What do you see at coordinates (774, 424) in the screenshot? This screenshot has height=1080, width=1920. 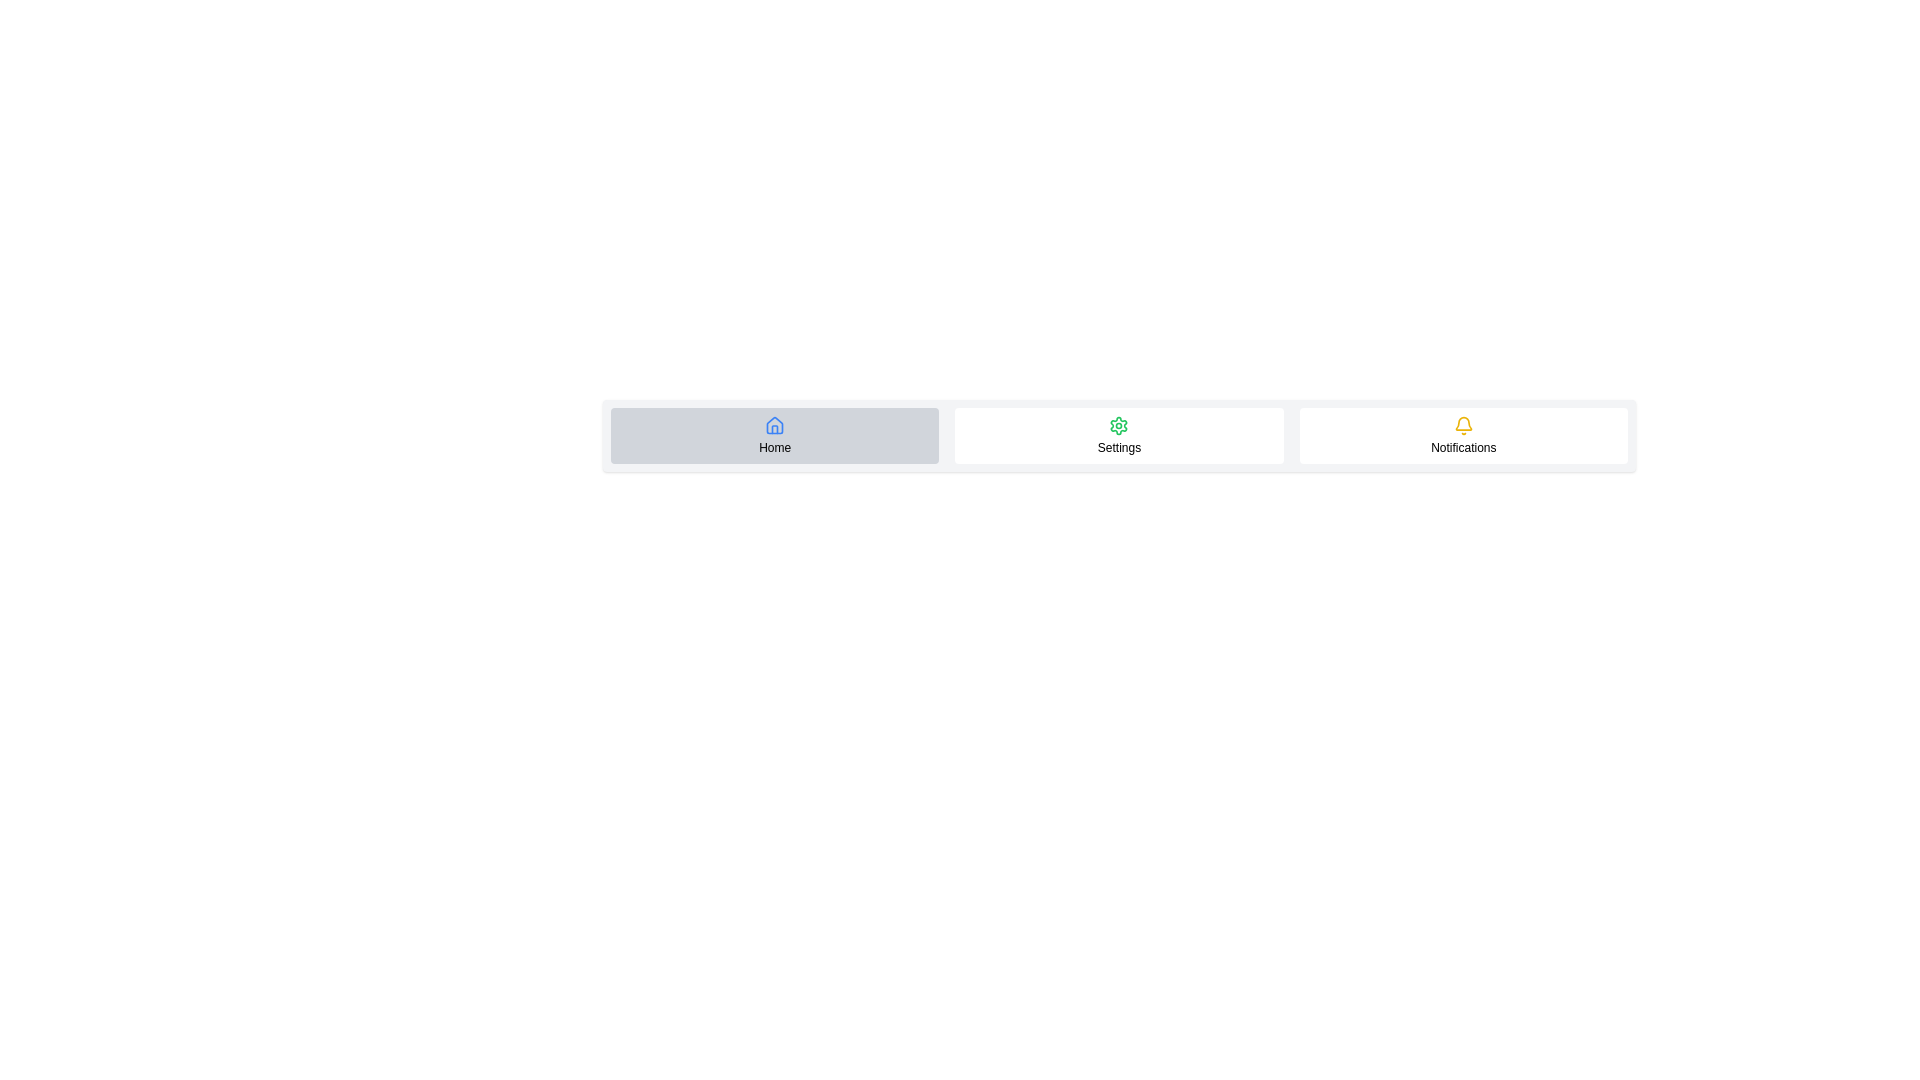 I see `the home icon, which is part of the gray 'Home' button on the navigation bar, located to the left of the 'Settings' and 'Notifications' buttons` at bounding box center [774, 424].